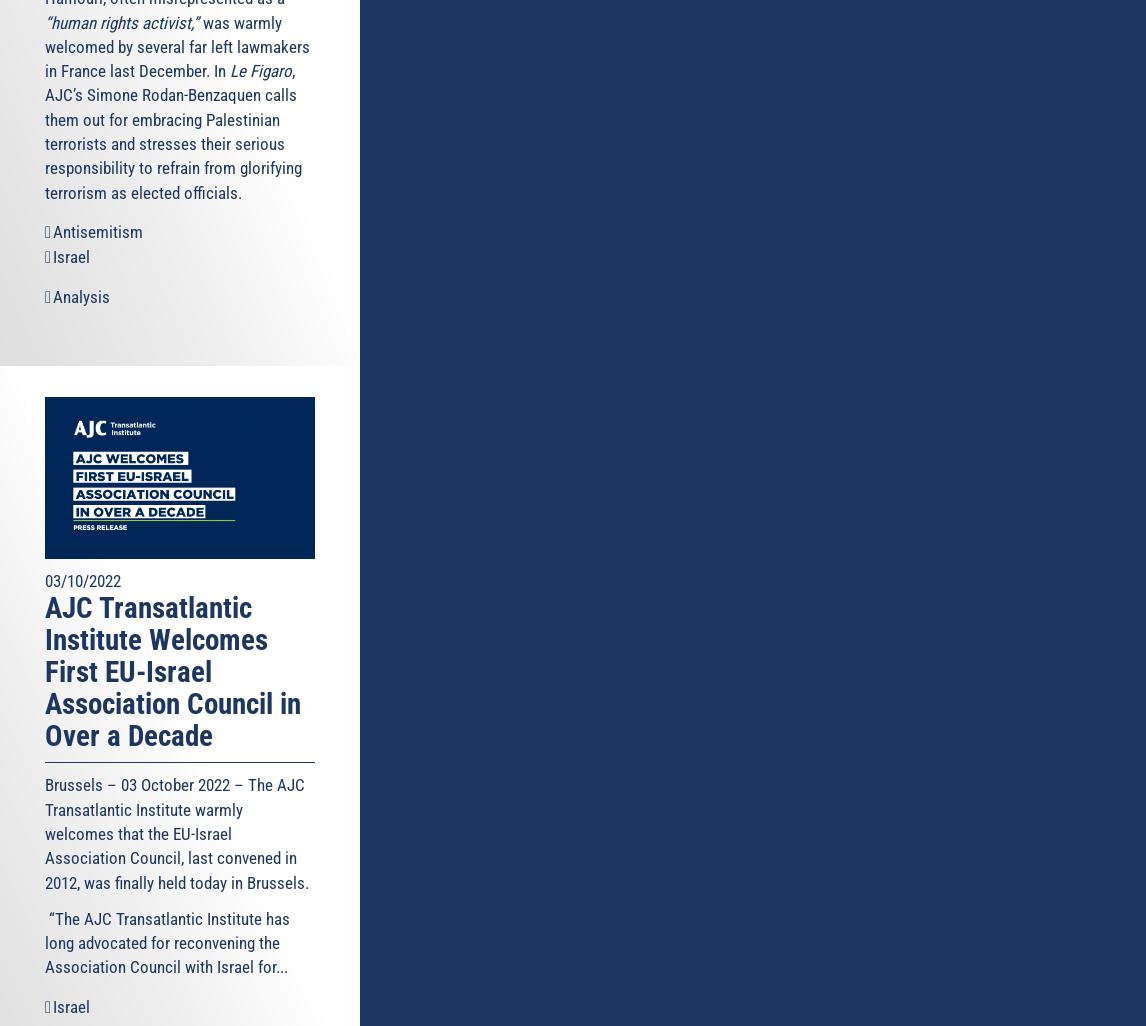  I want to click on ', AJC’s Simone Rodan-Benzaquen calls them out for embracing Palestinian terrorists and stresses their serious responsibility to refrain from glorifying terrorism as elected officials.', so click(173, 131).